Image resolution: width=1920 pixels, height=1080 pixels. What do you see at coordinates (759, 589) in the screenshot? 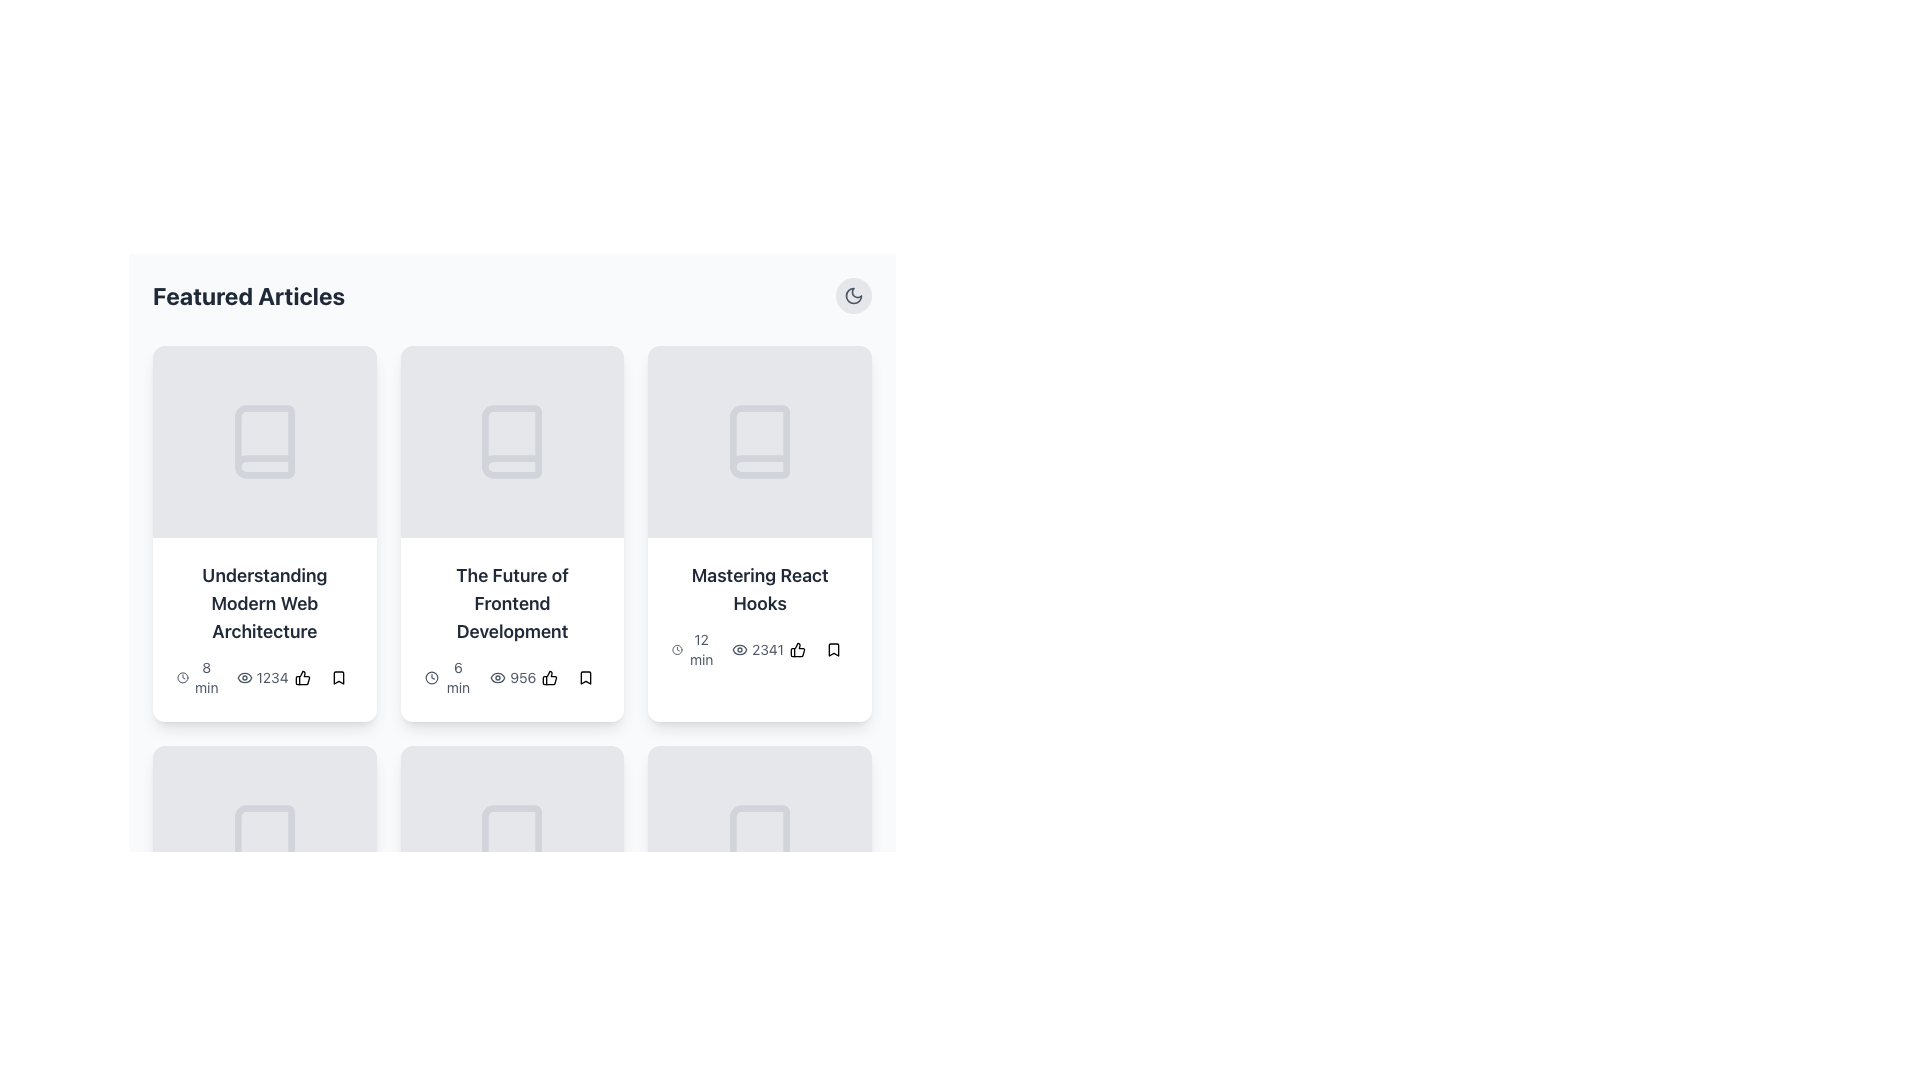
I see `the text label 'Mastering React Hooks' which is displayed in a larger, bold font centered at the top of the third card` at bounding box center [759, 589].